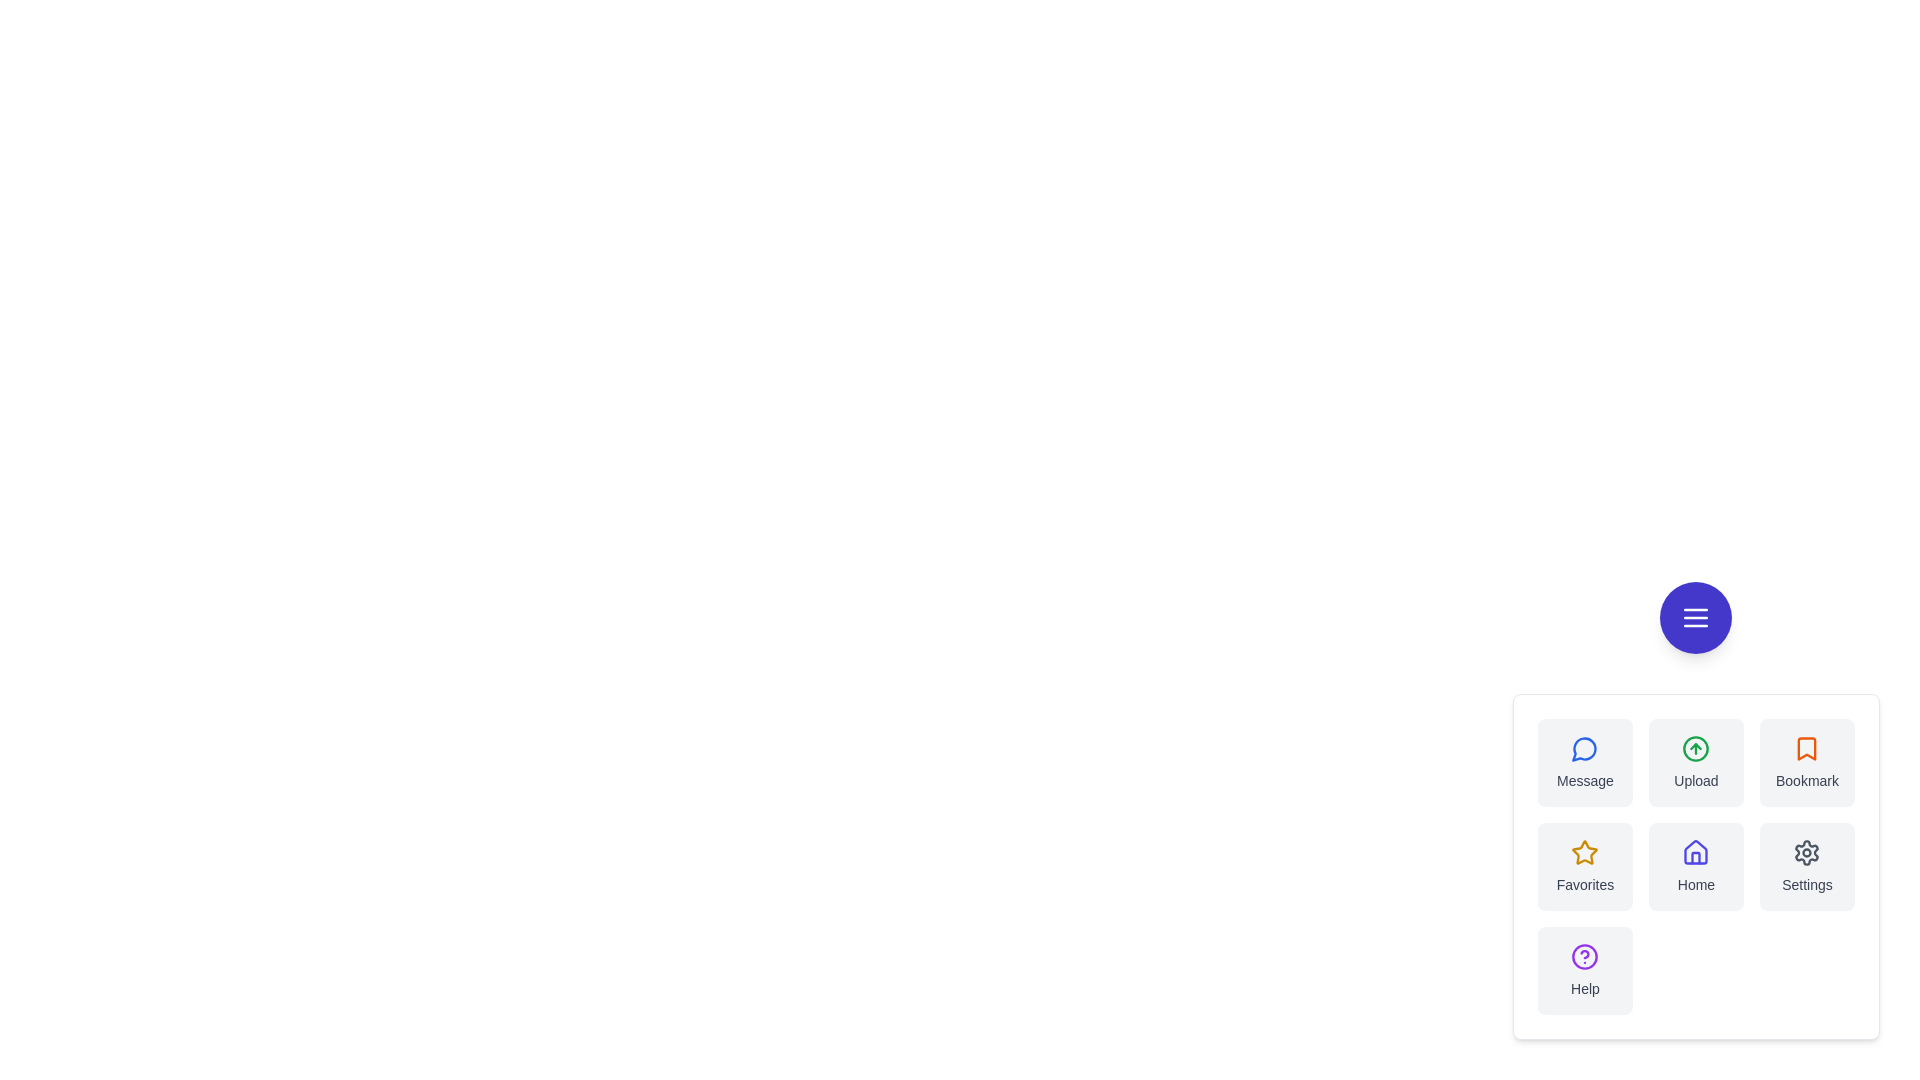 The height and width of the screenshot is (1080, 1920). I want to click on the Bookmark button in the speed dial menu, so click(1807, 763).